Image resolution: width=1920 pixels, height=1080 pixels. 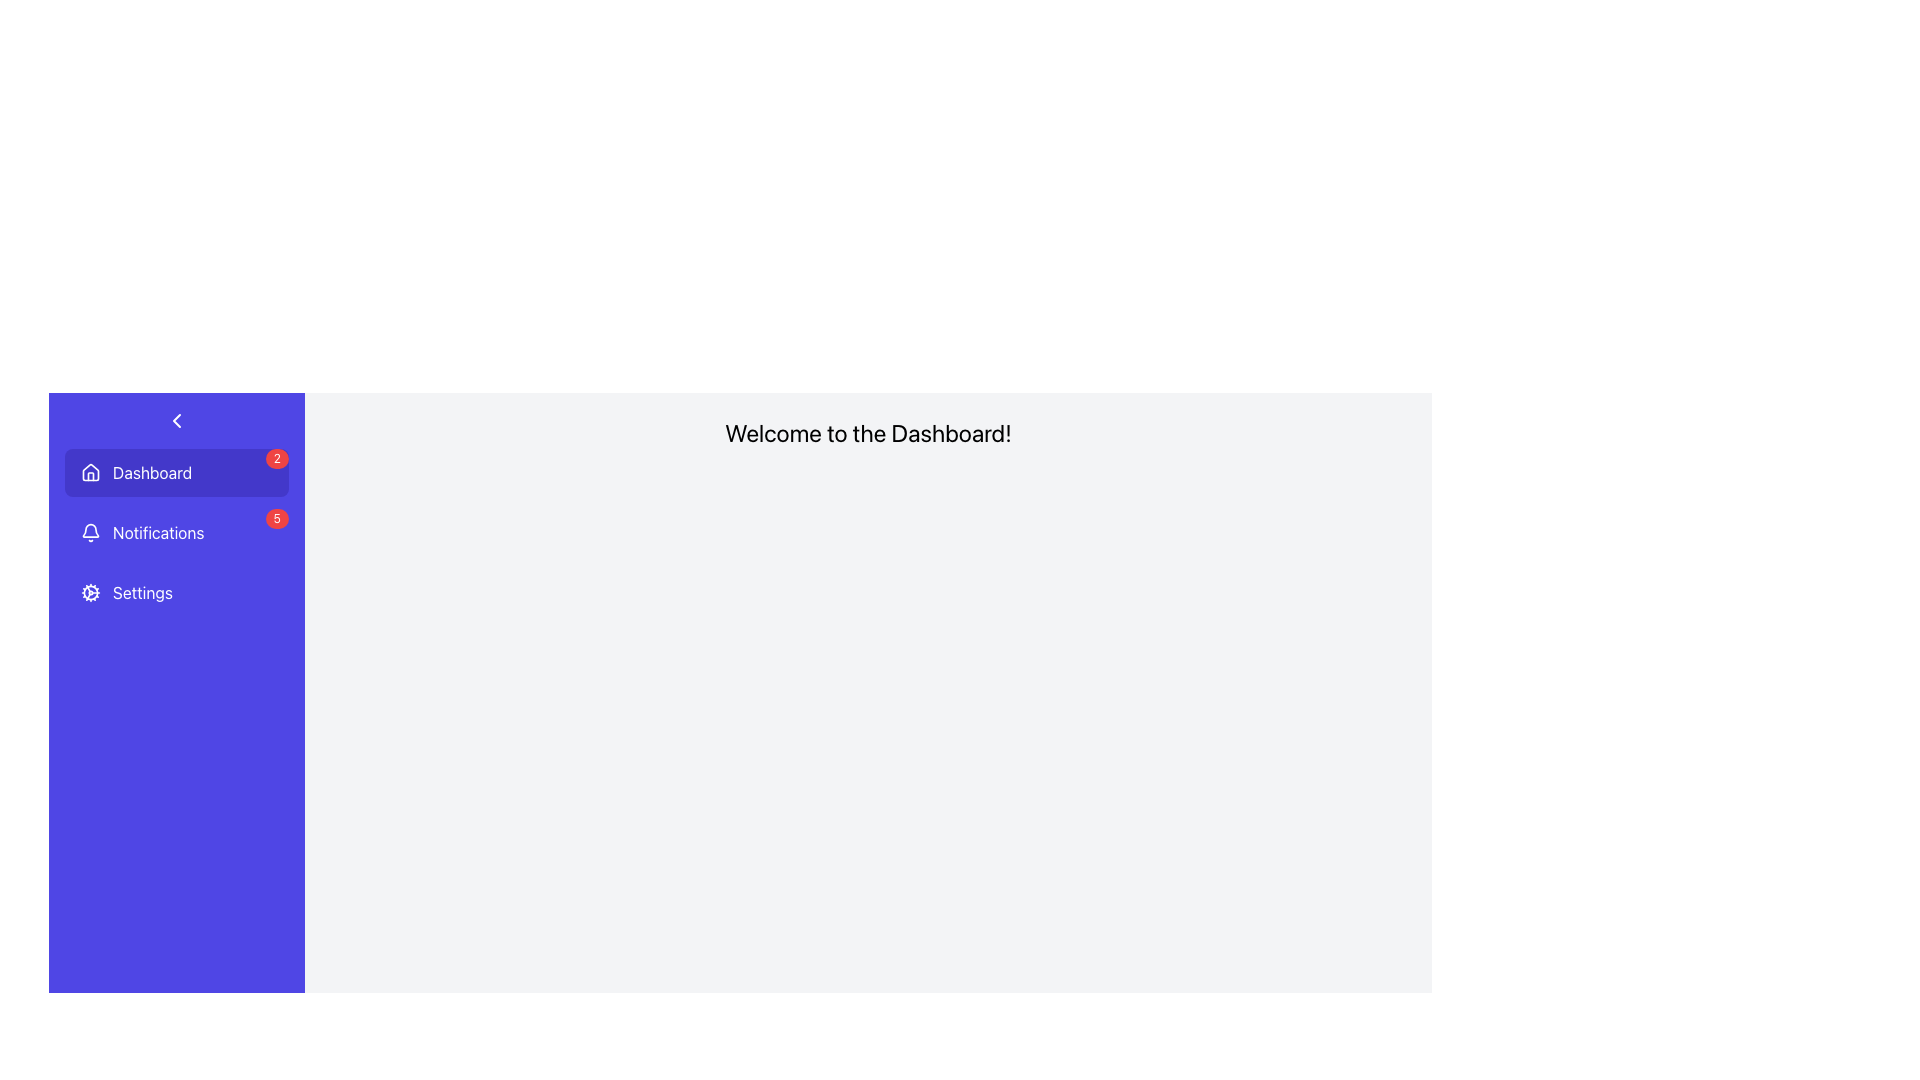 What do you see at coordinates (90, 531) in the screenshot?
I see `the small bell icon, which is a line art style notification symbol located in the 'Notifications' button in the sidebar` at bounding box center [90, 531].